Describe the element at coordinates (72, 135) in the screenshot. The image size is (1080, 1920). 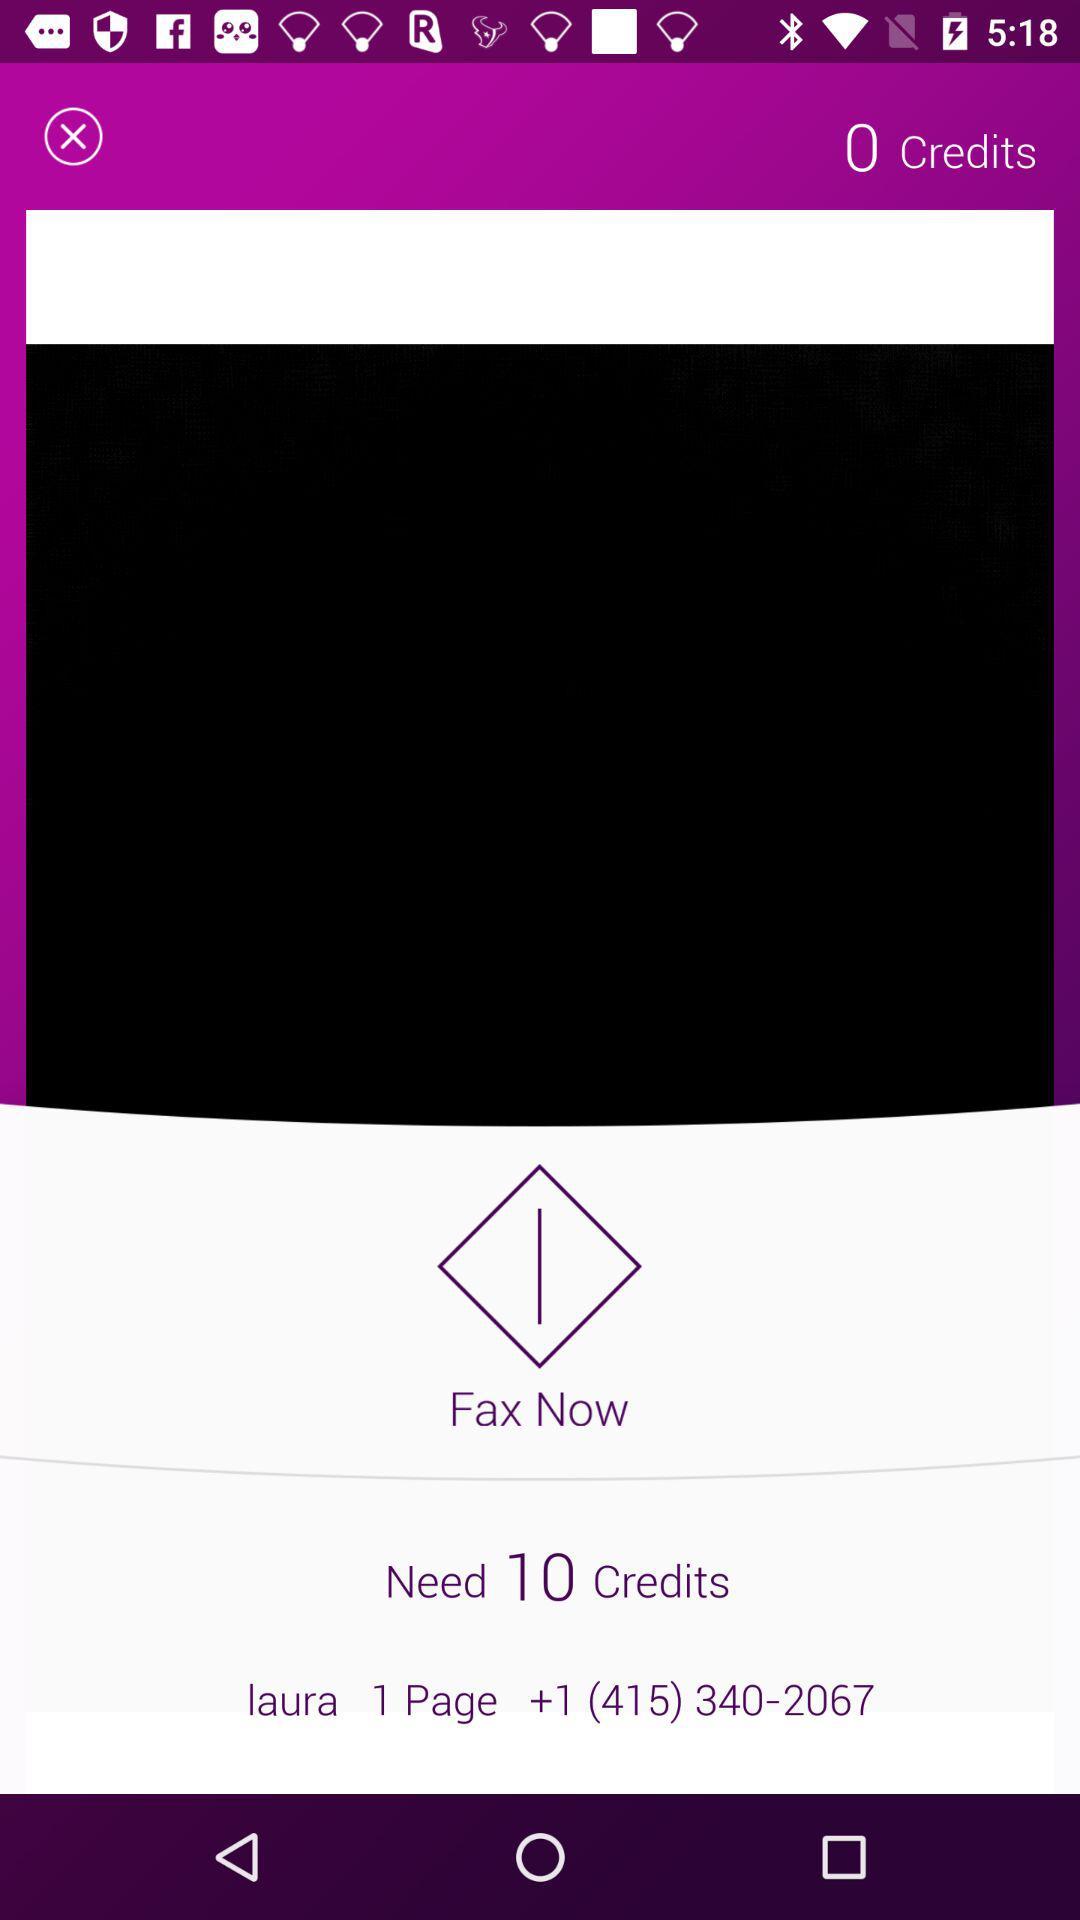
I see `the close icon` at that location.